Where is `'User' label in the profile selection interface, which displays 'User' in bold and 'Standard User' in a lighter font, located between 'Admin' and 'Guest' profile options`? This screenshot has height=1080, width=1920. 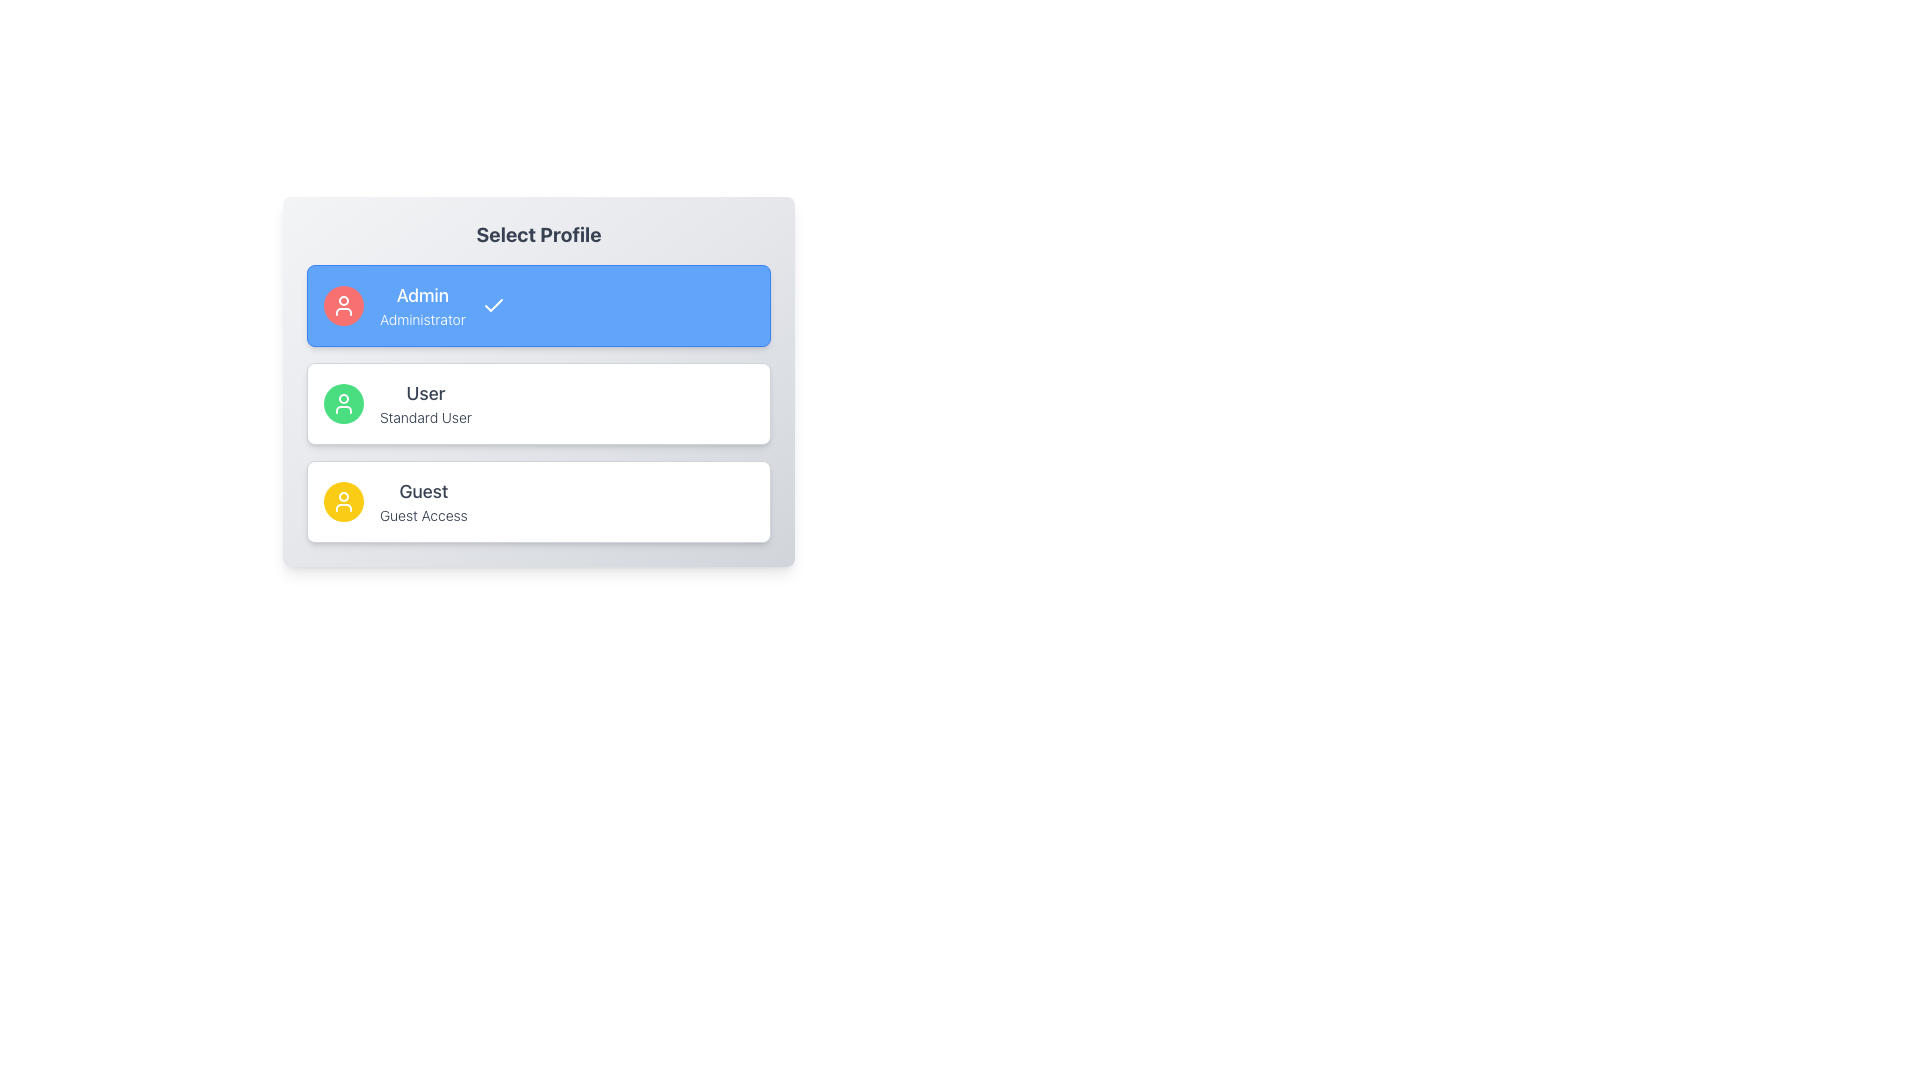 'User' label in the profile selection interface, which displays 'User' in bold and 'Standard User' in a lighter font, located between 'Admin' and 'Guest' profile options is located at coordinates (425, 404).